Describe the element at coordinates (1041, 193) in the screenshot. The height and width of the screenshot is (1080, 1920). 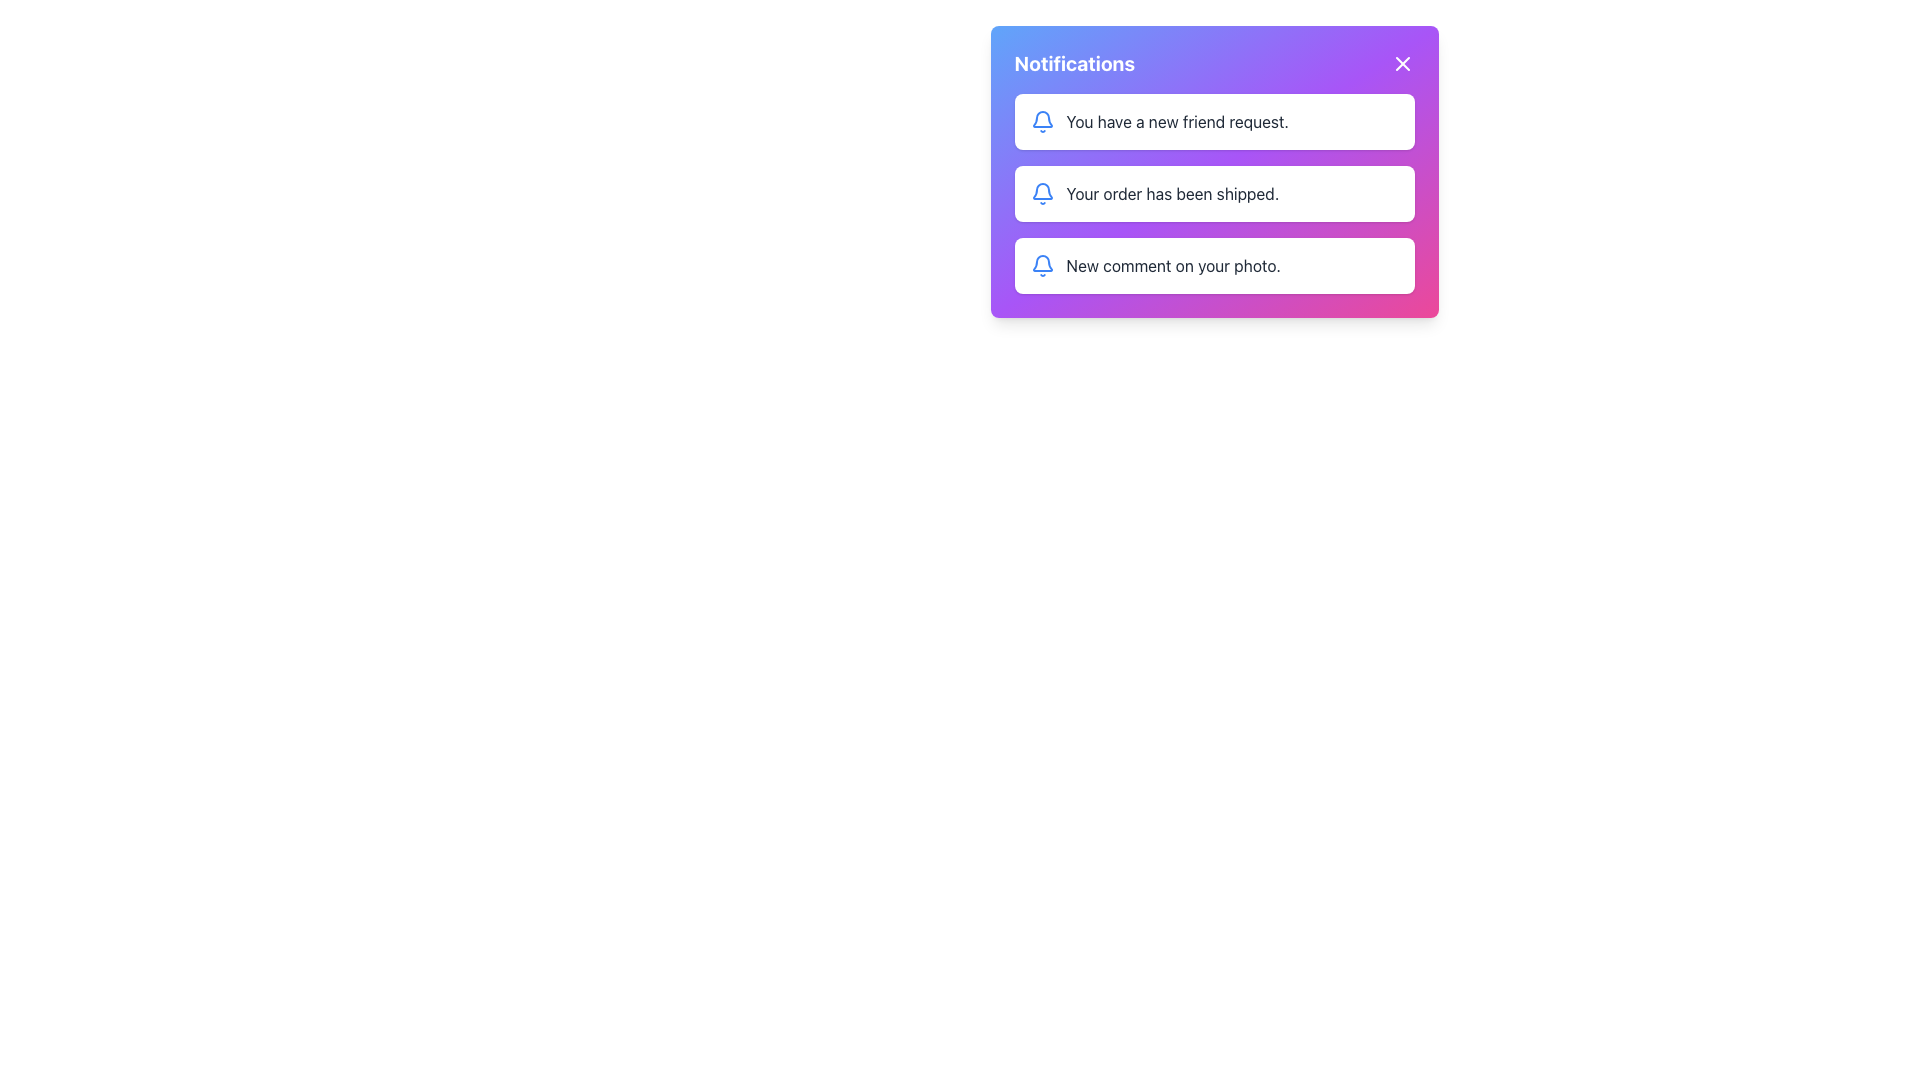
I see `the blue bell icon located to the left of the 'Your order has been shipped.' text` at that location.